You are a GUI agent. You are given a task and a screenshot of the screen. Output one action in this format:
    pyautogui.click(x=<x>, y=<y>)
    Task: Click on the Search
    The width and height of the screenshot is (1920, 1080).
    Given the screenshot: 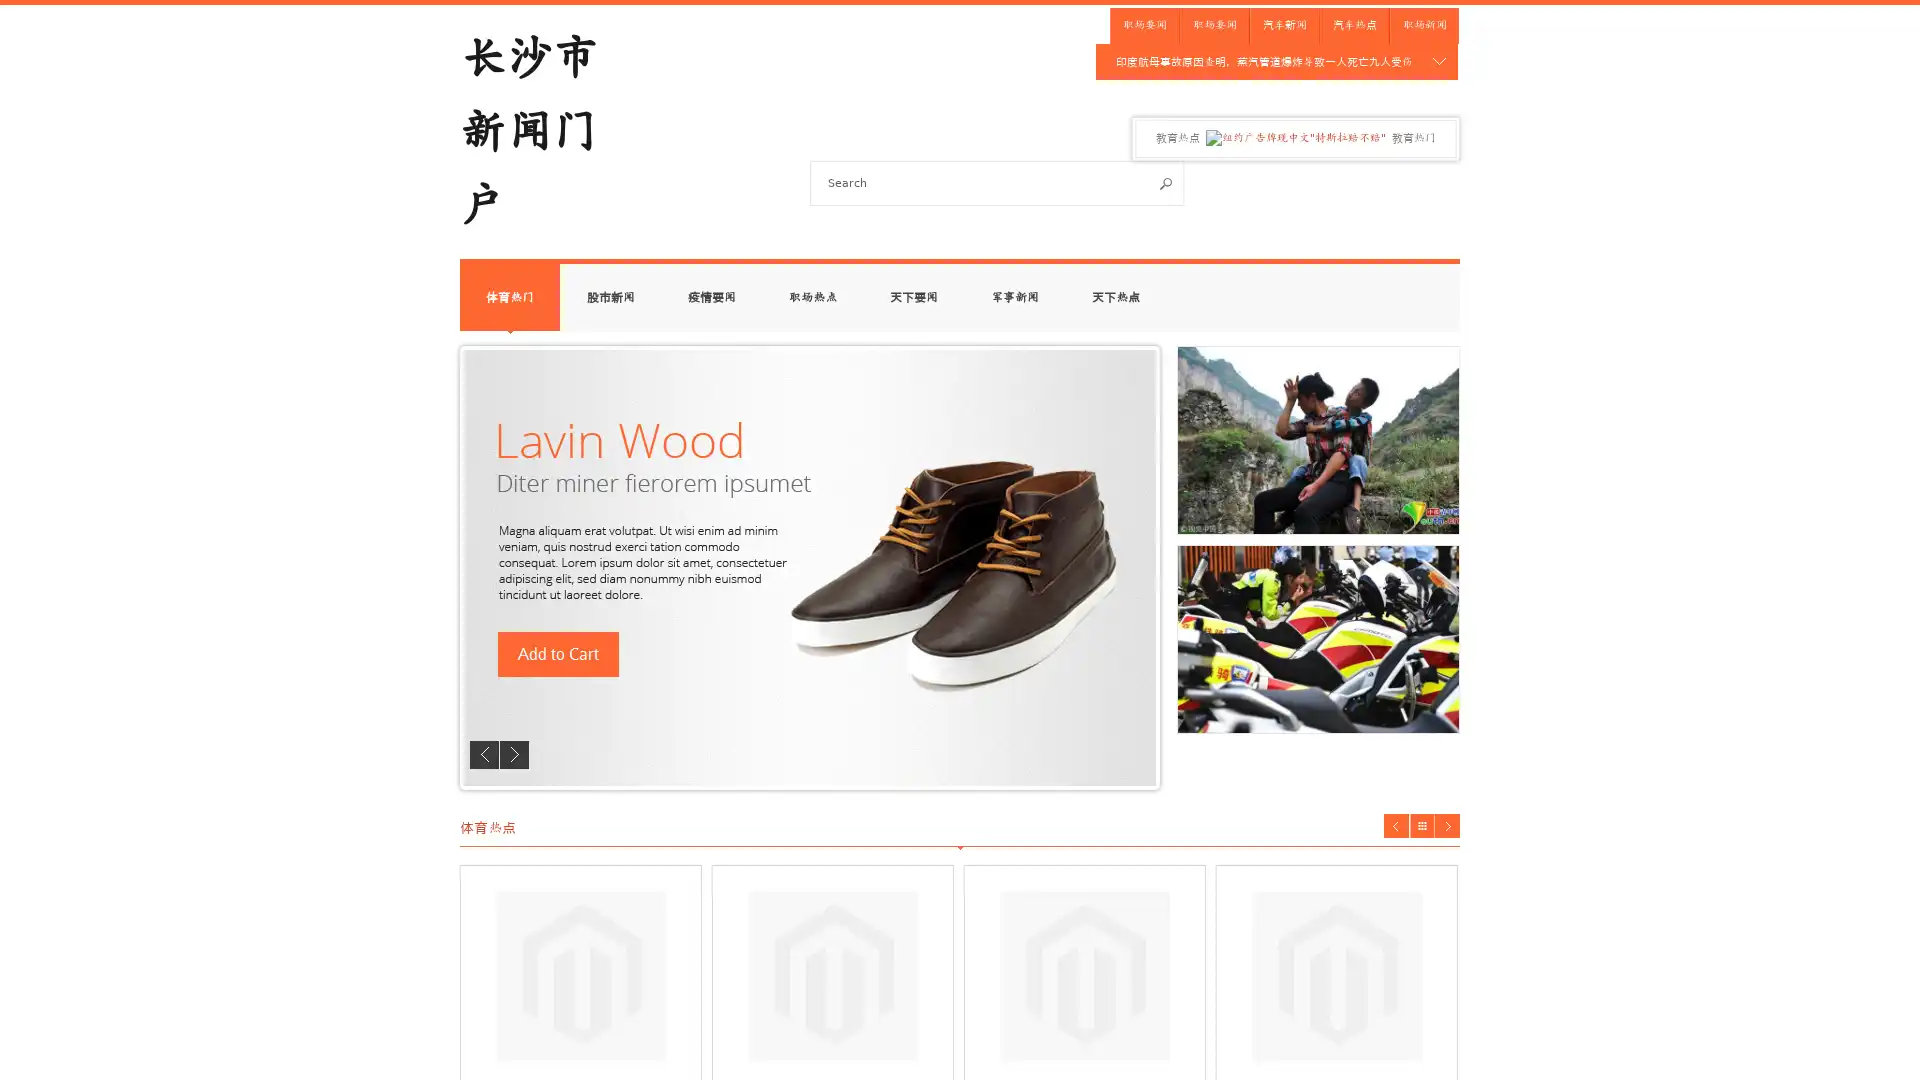 What is the action you would take?
    pyautogui.click(x=1166, y=183)
    